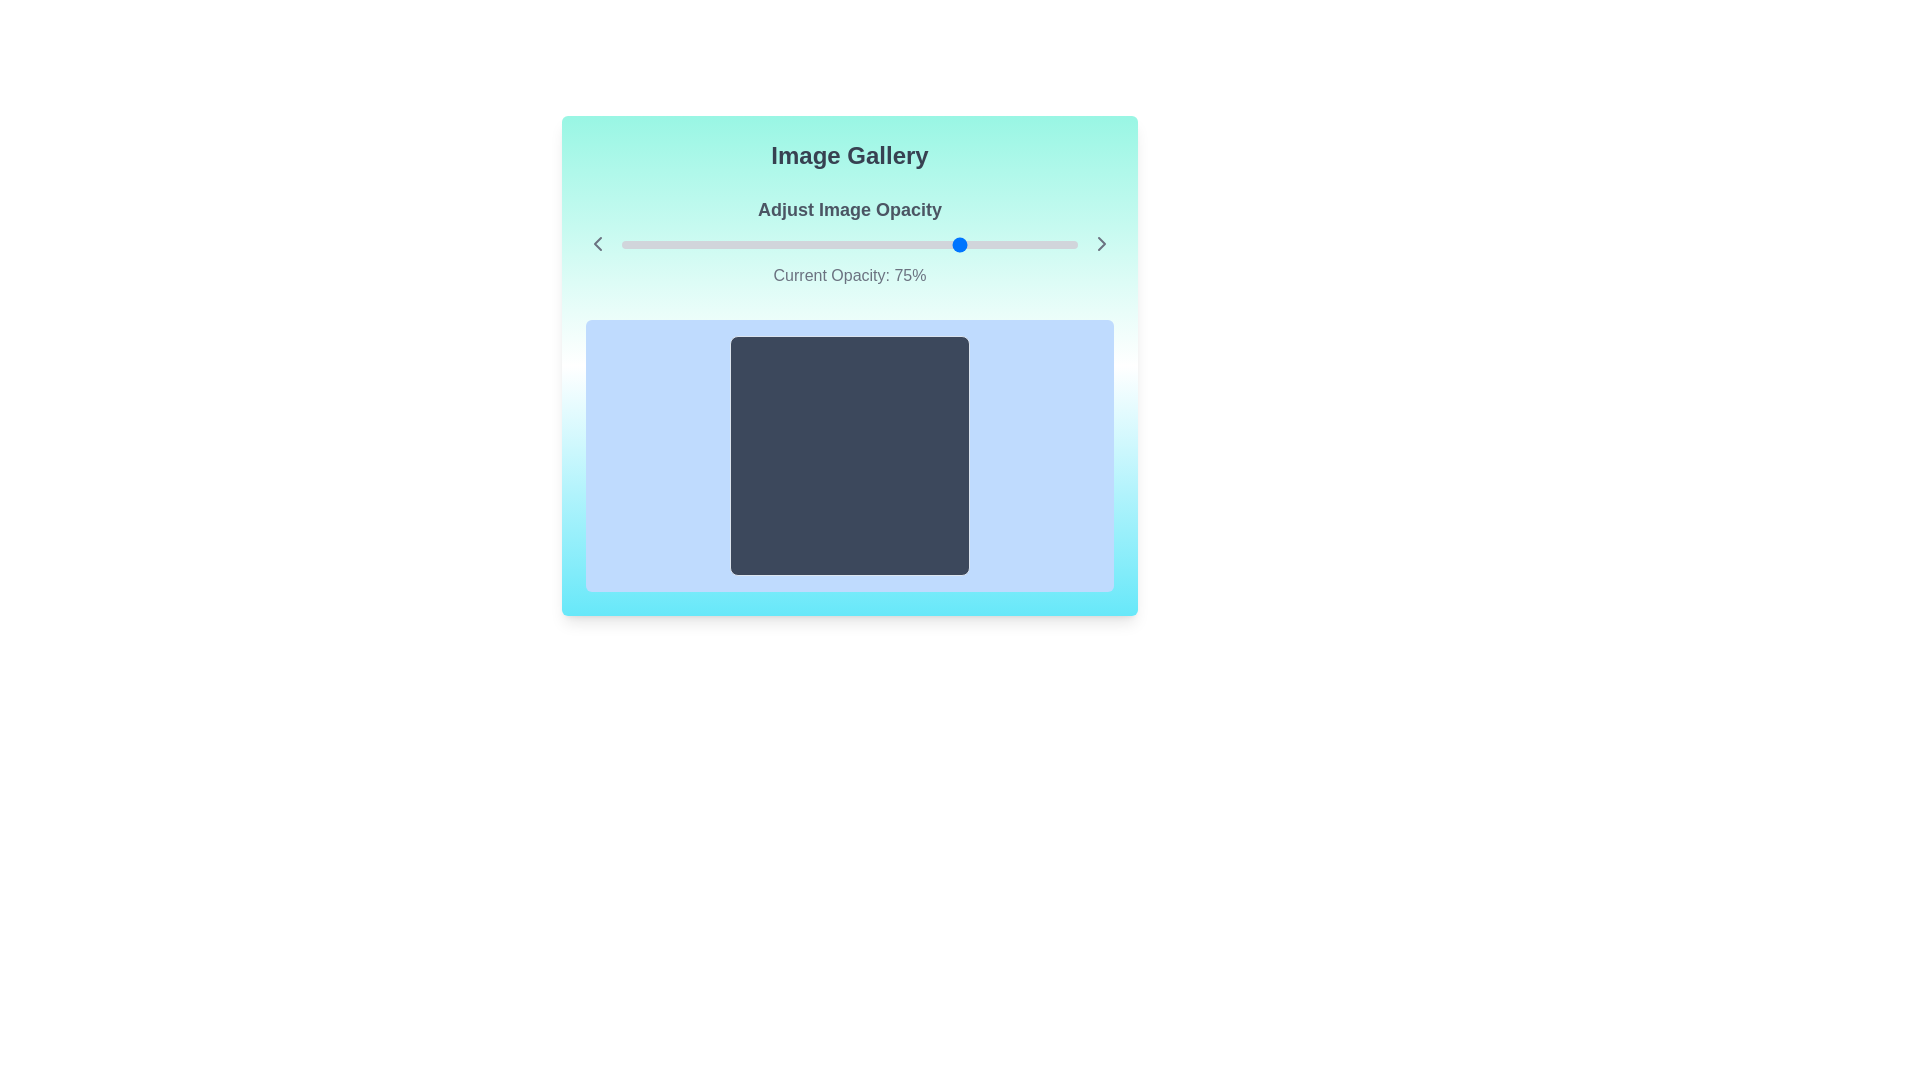 This screenshot has width=1920, height=1080. What do you see at coordinates (1067, 244) in the screenshot?
I see `the slider to set the opacity to 98%` at bounding box center [1067, 244].